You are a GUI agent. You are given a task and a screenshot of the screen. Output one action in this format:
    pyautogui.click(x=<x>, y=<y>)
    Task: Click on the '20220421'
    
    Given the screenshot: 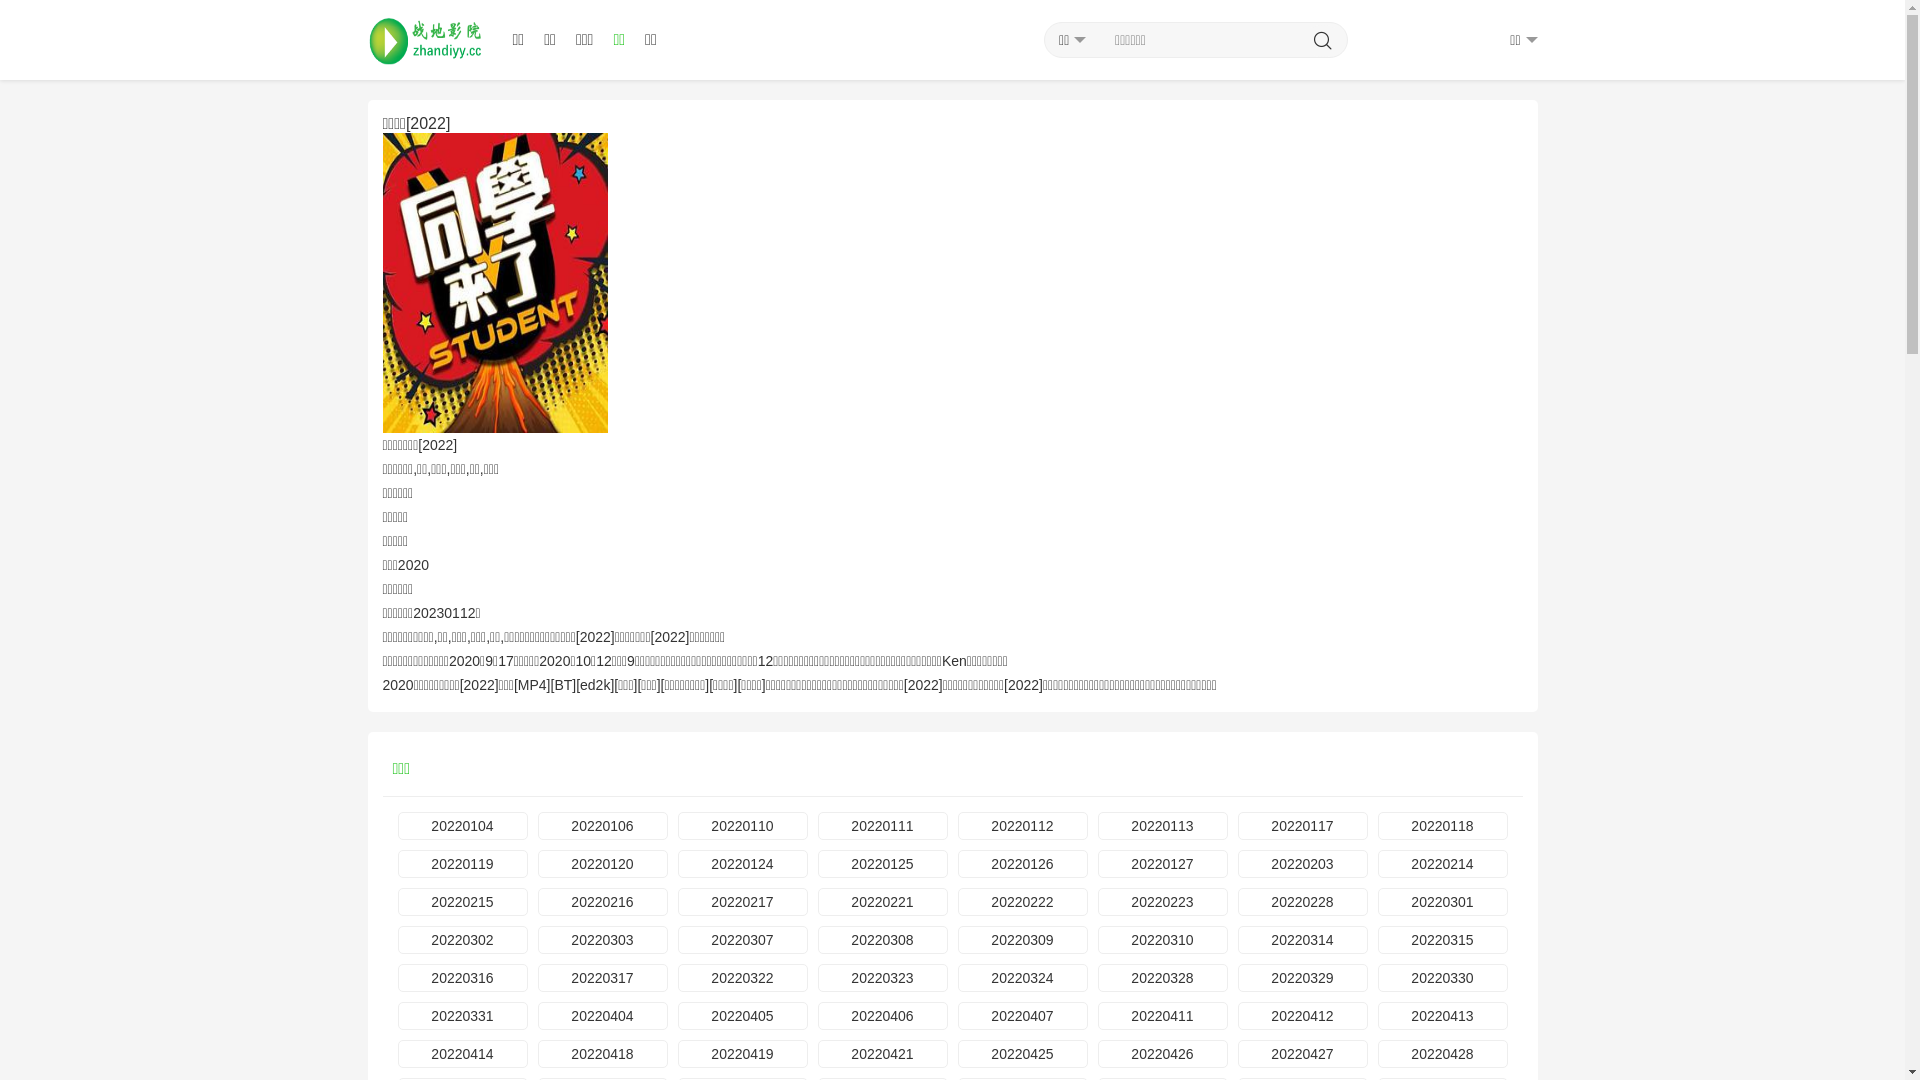 What is the action you would take?
    pyautogui.click(x=882, y=1052)
    